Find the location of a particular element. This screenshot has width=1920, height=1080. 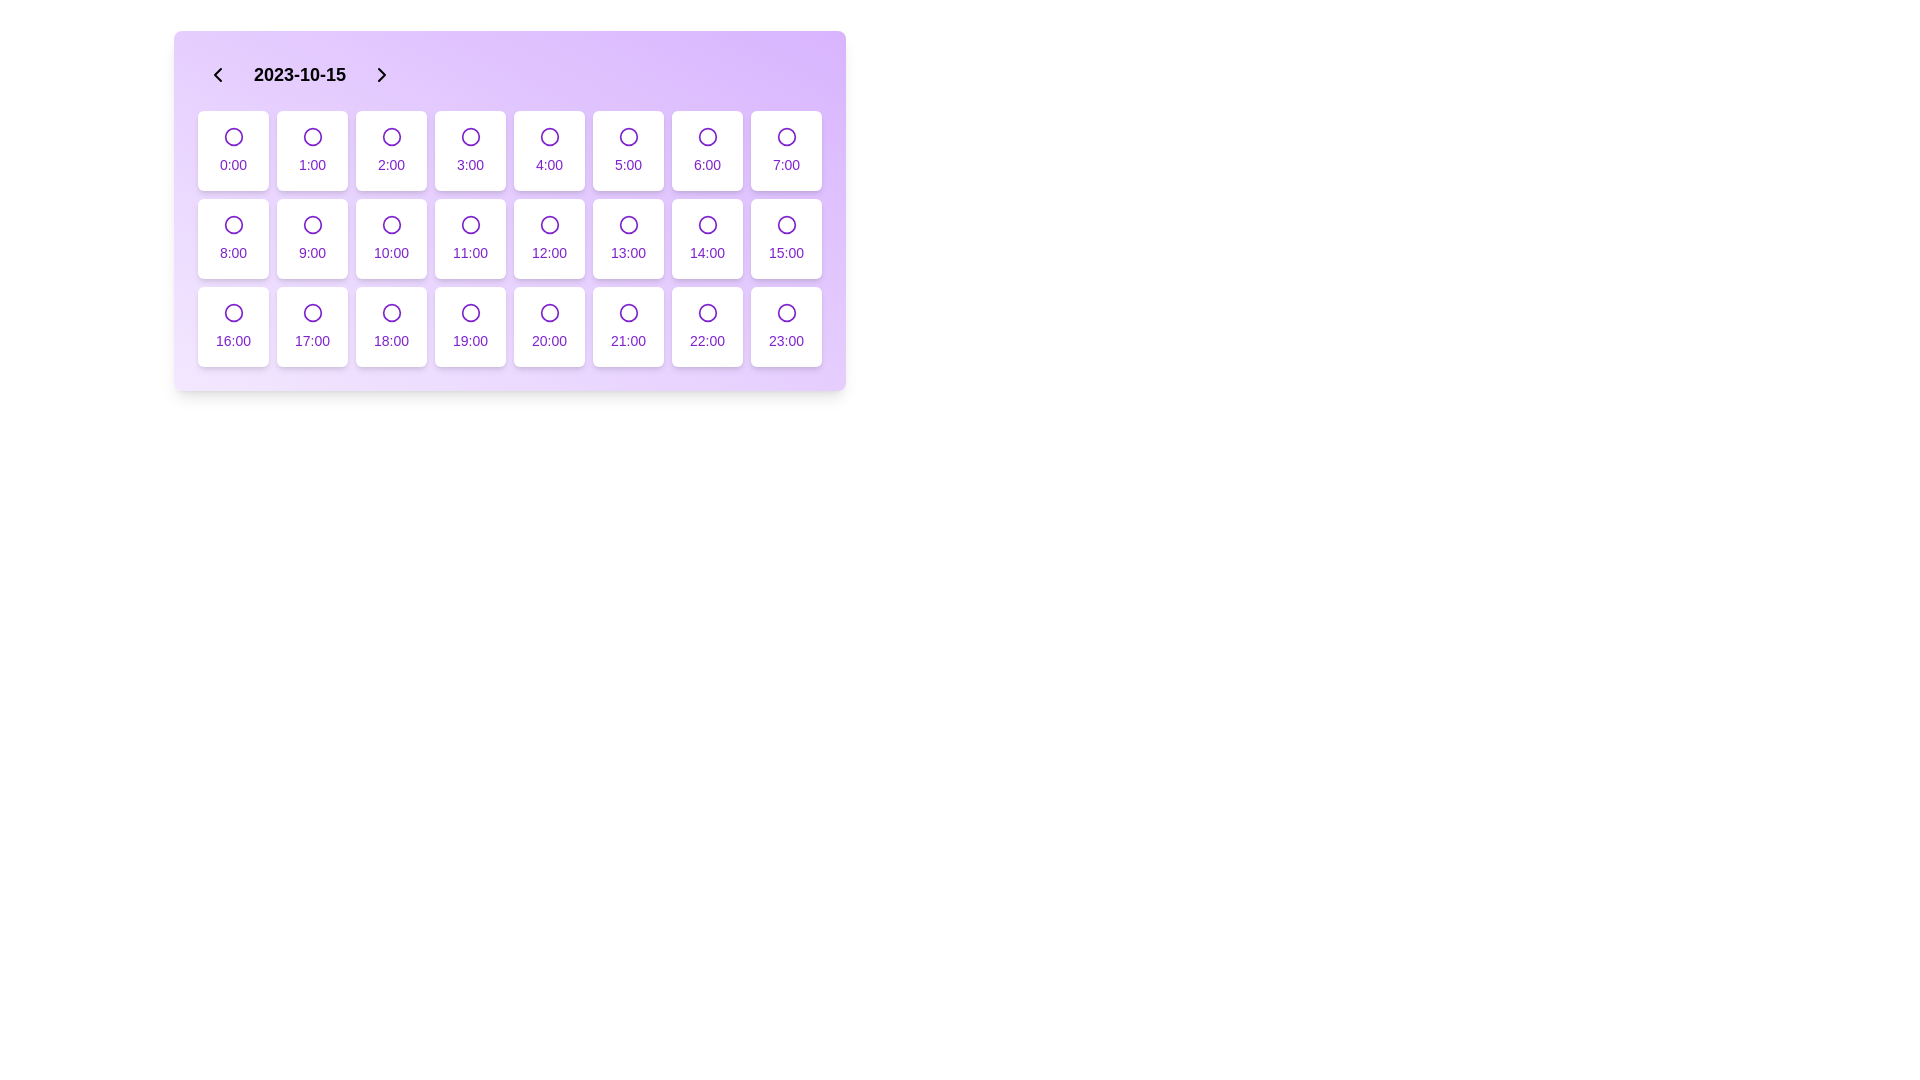

the time slot selection button located in the second row and third column of the grid is located at coordinates (391, 238).